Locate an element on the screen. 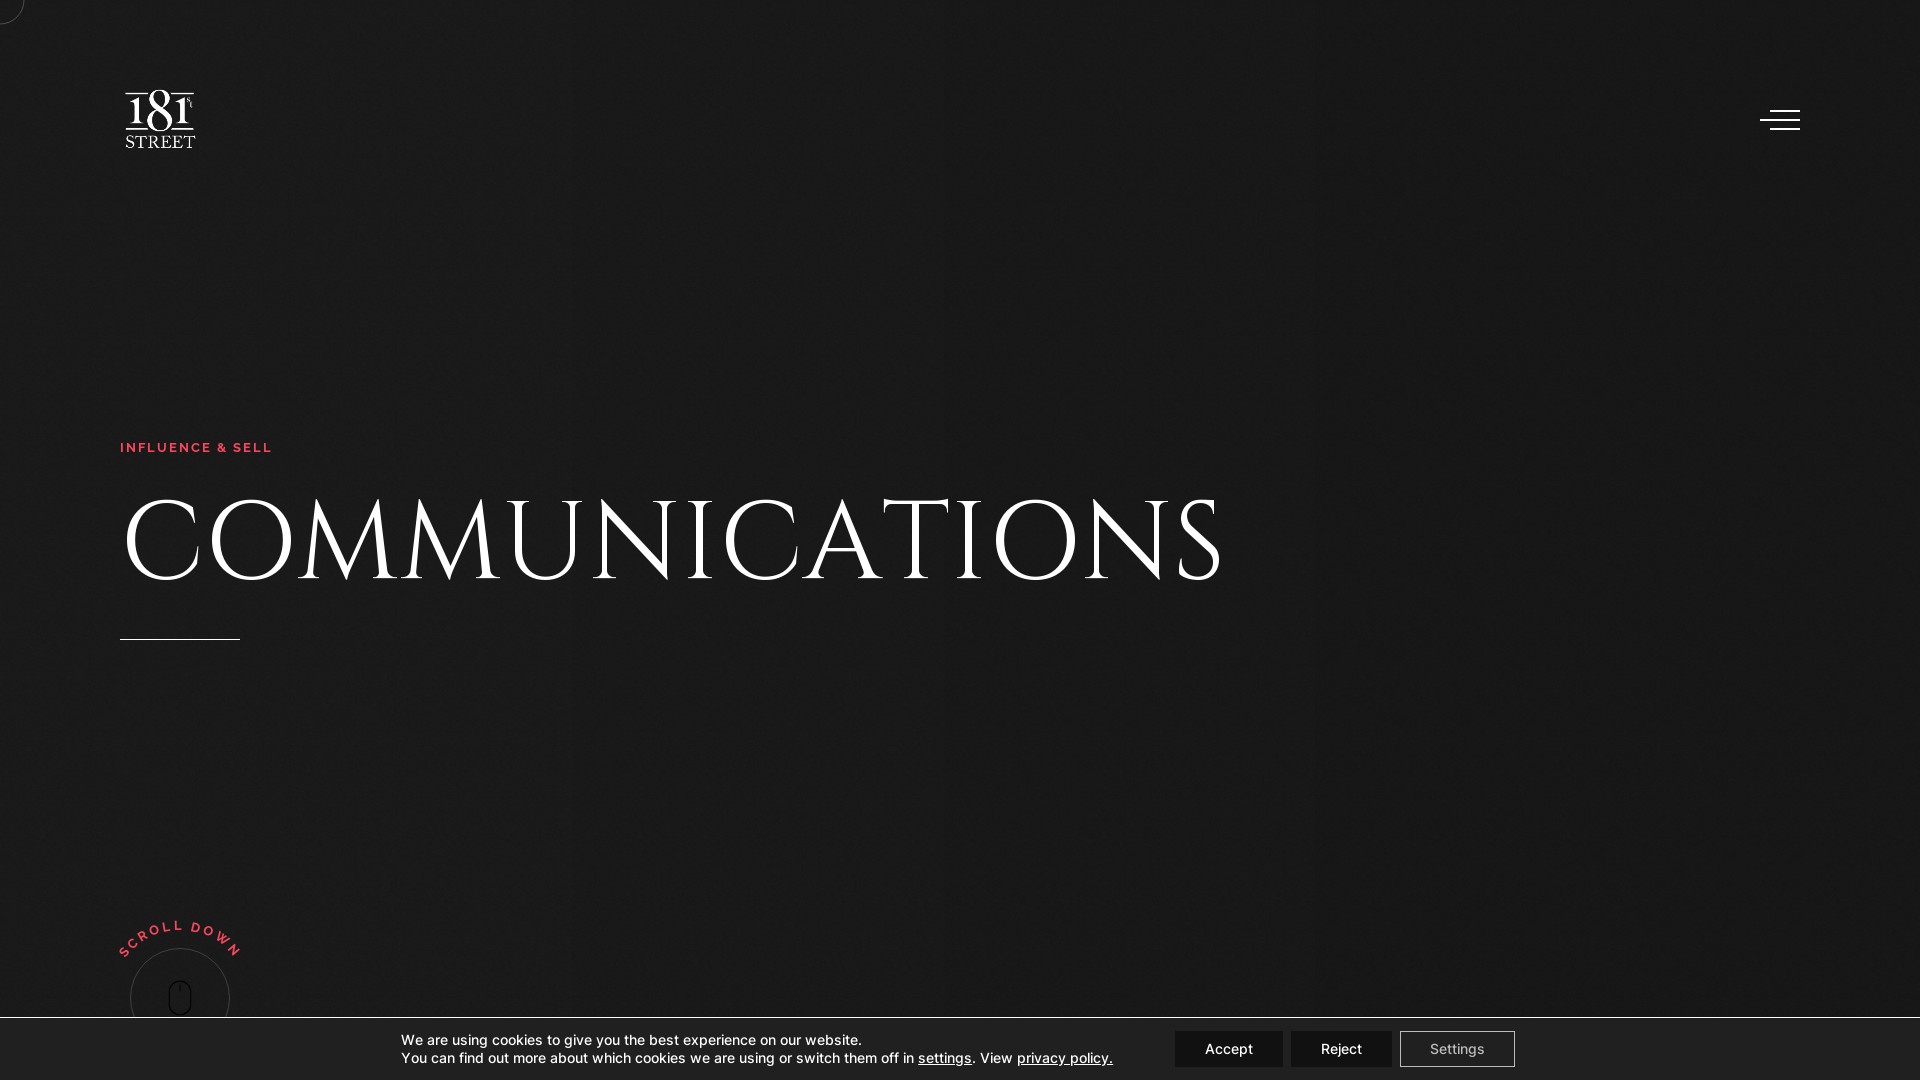  'Reject' is located at coordinates (1341, 1048).